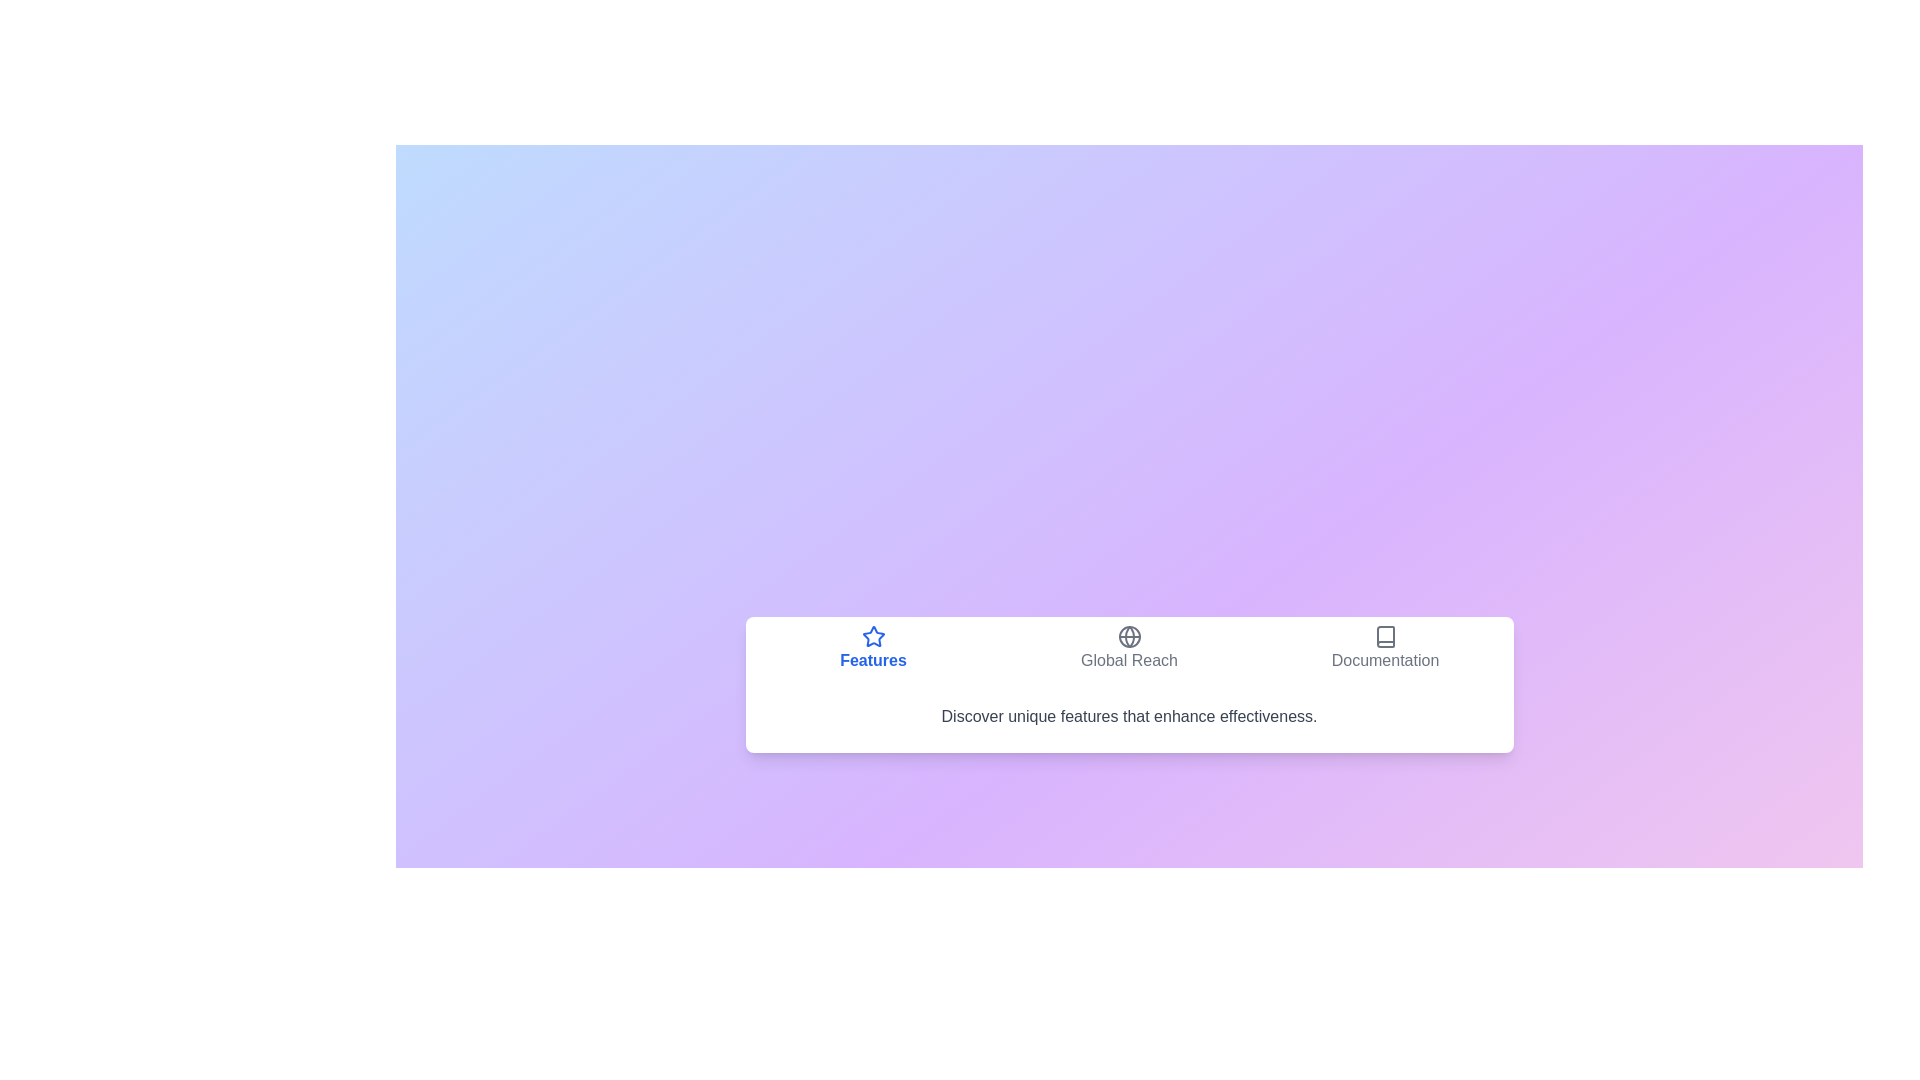 This screenshot has width=1920, height=1080. I want to click on the tab labeled Documentation, so click(1384, 648).